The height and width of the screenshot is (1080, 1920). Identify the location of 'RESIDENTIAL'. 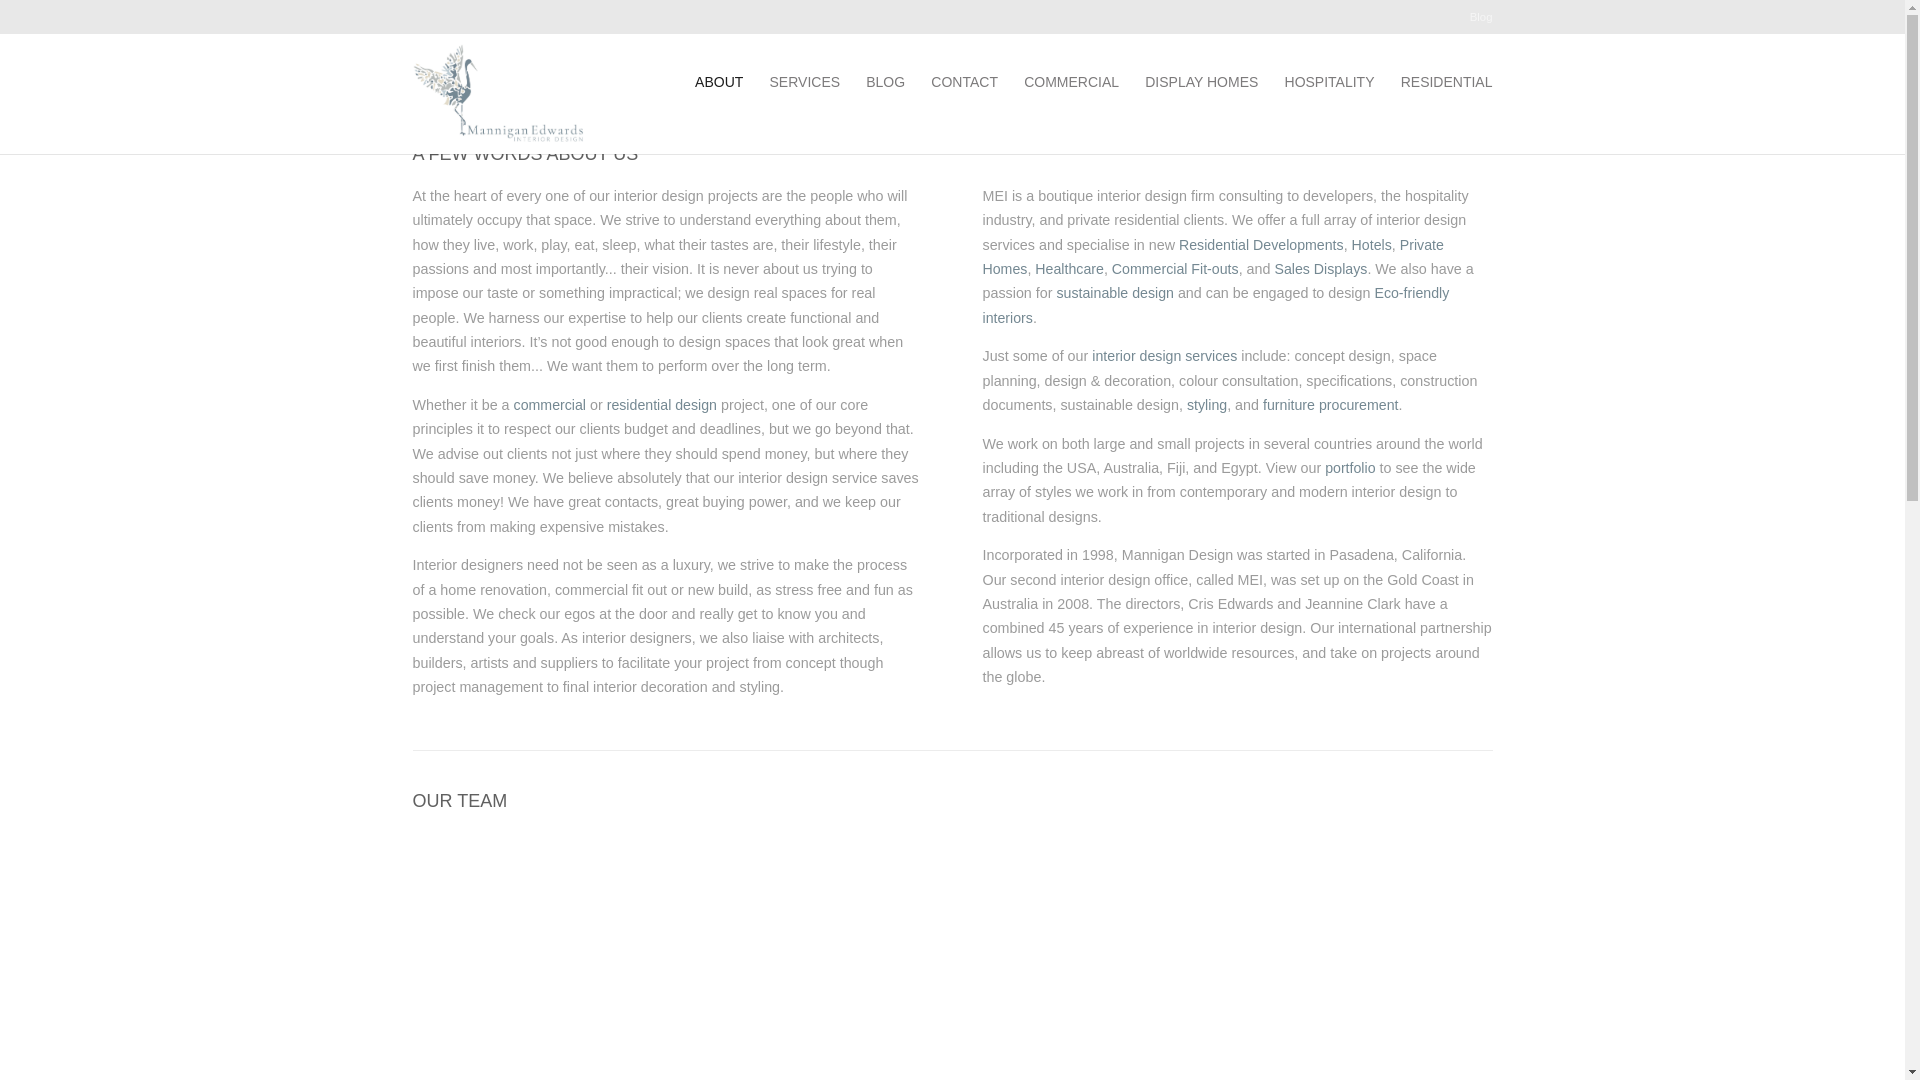
(1446, 80).